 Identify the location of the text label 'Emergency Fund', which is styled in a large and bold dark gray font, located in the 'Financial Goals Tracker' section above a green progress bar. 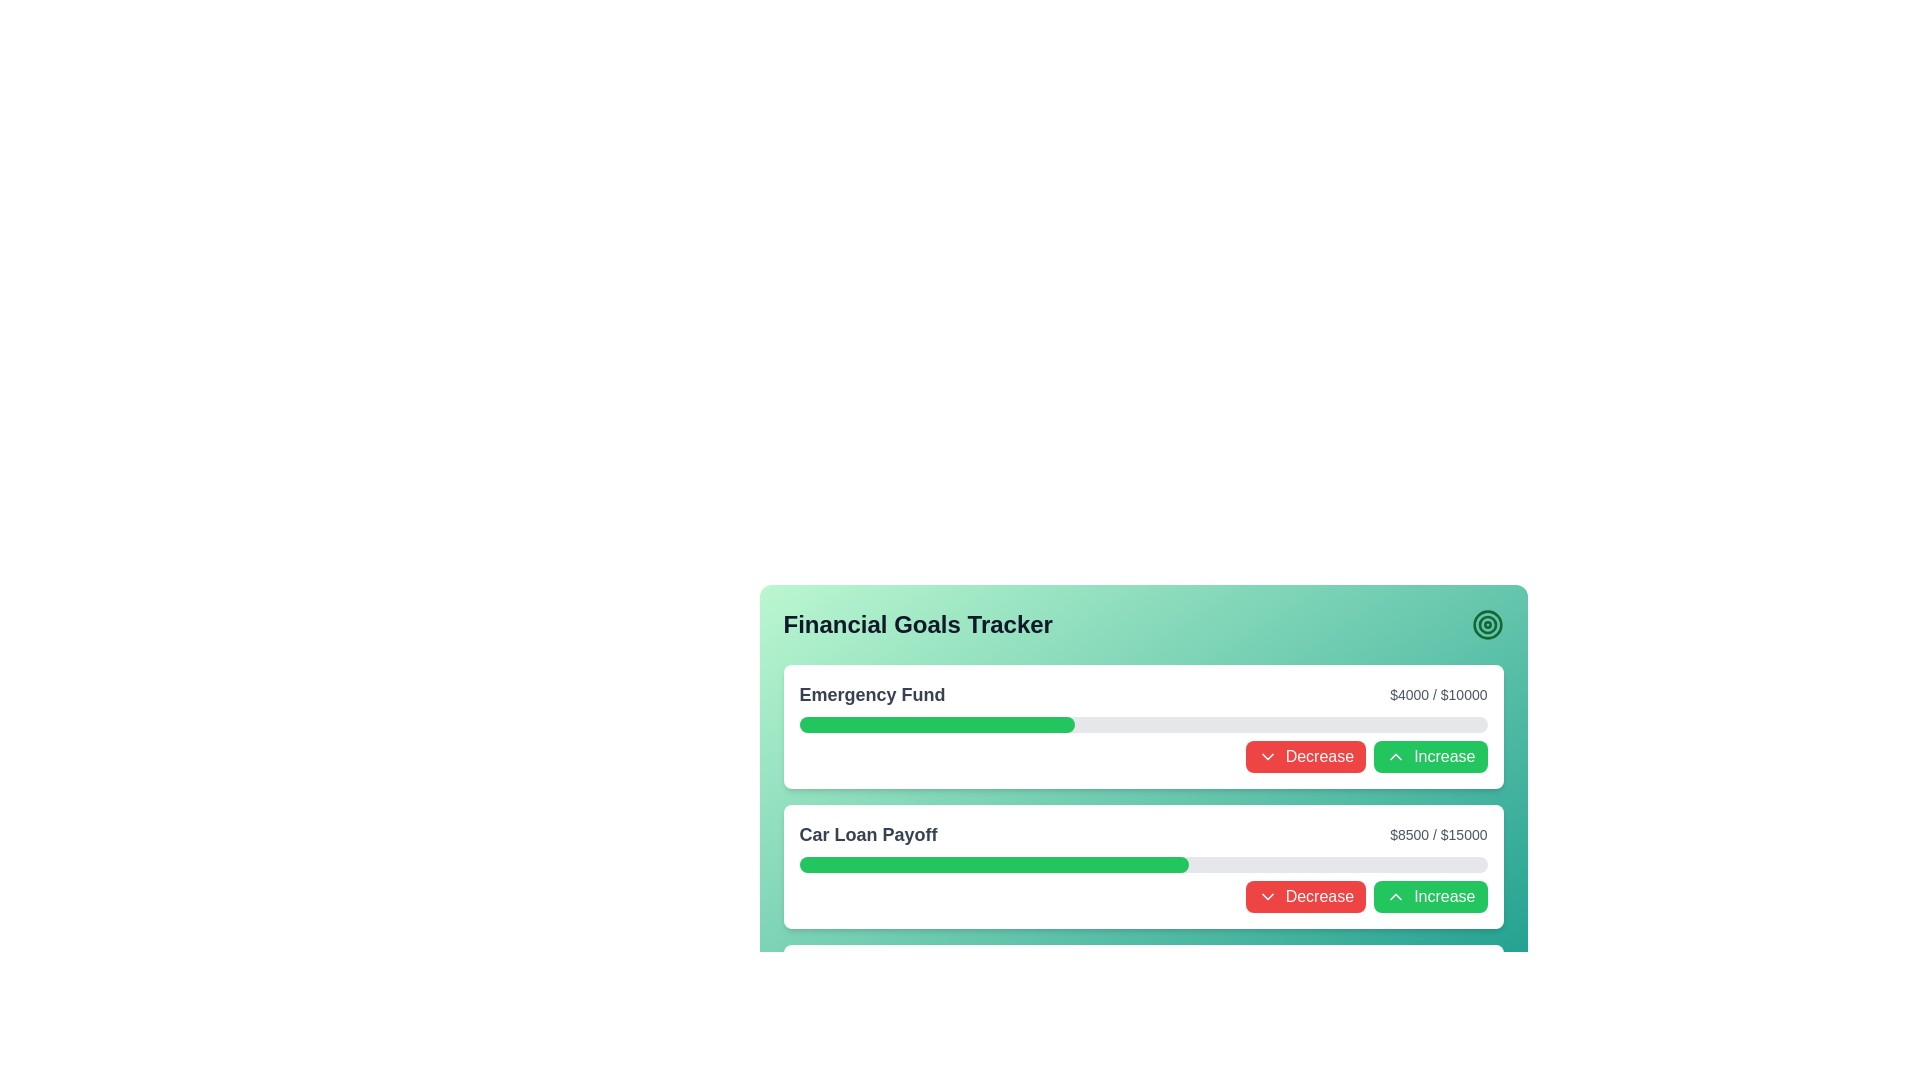
(872, 693).